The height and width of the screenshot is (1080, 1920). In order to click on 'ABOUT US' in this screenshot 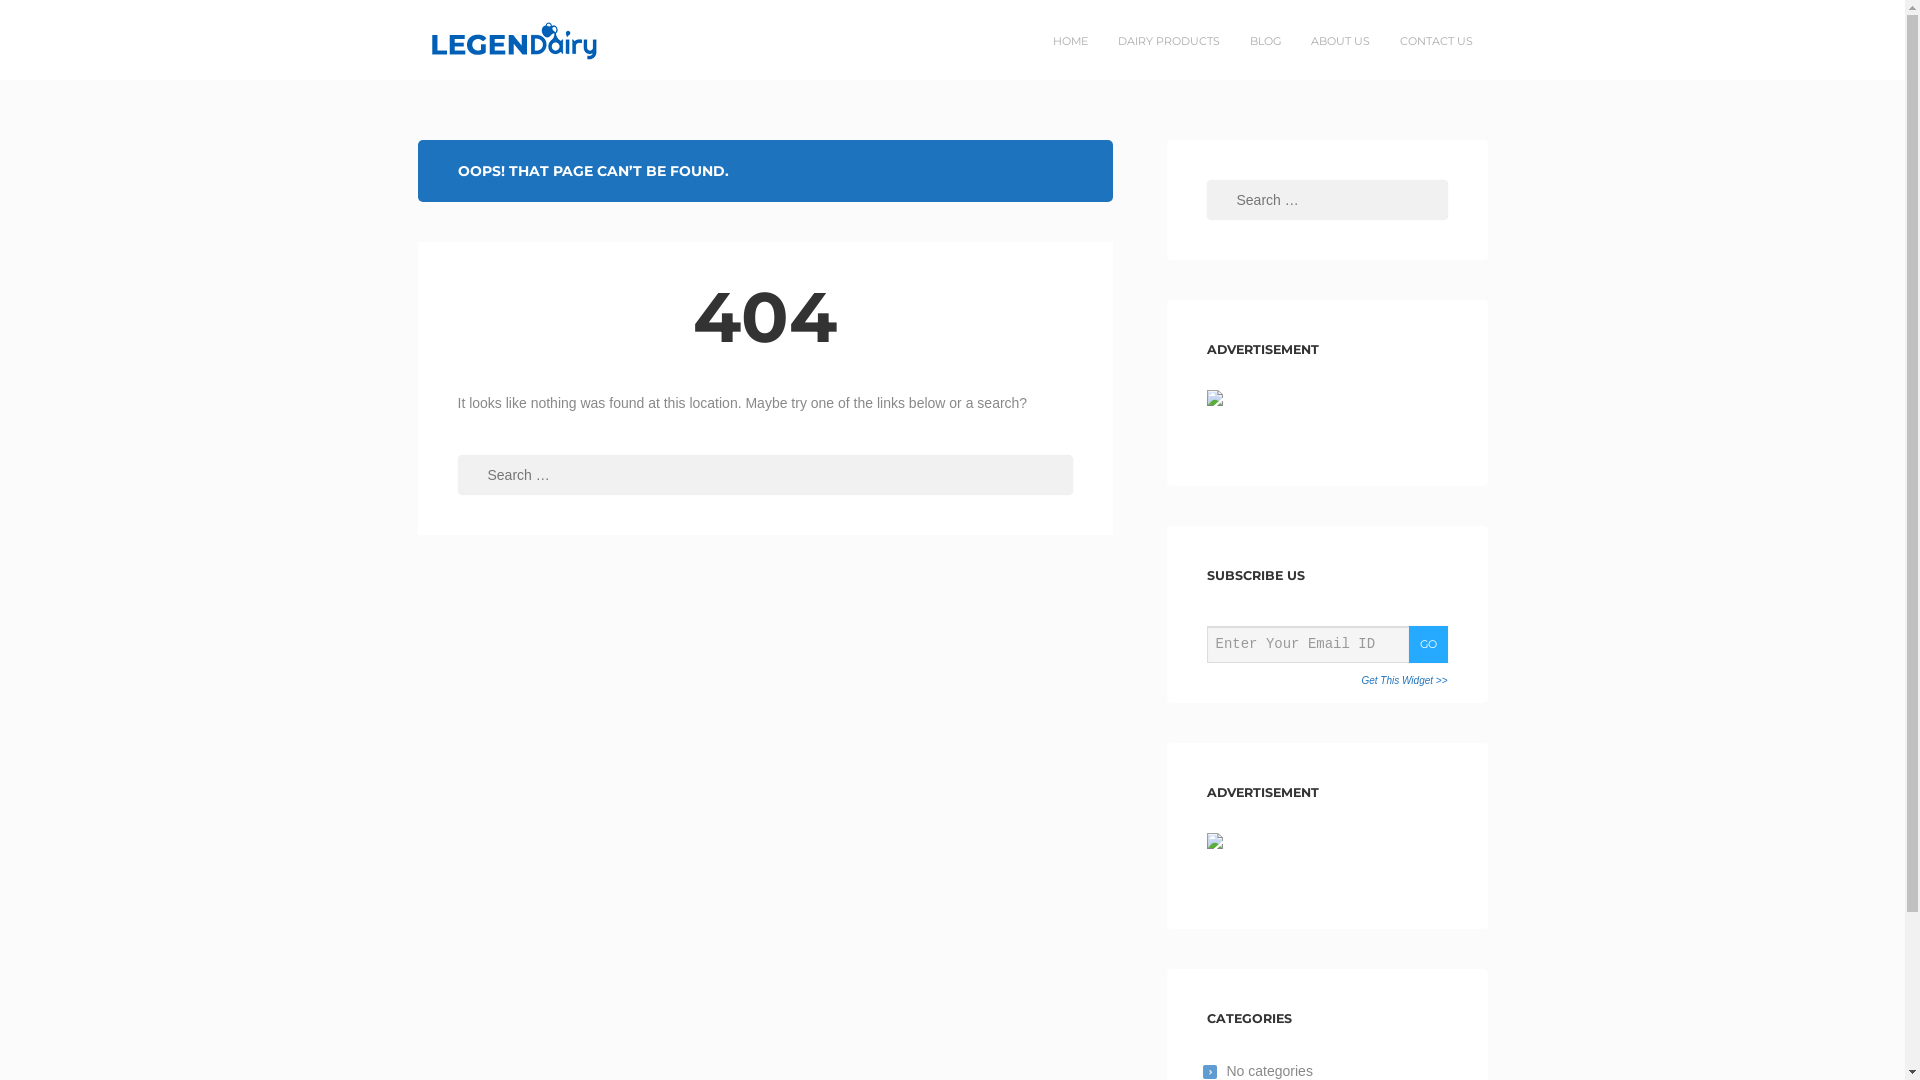, I will do `click(1340, 41)`.